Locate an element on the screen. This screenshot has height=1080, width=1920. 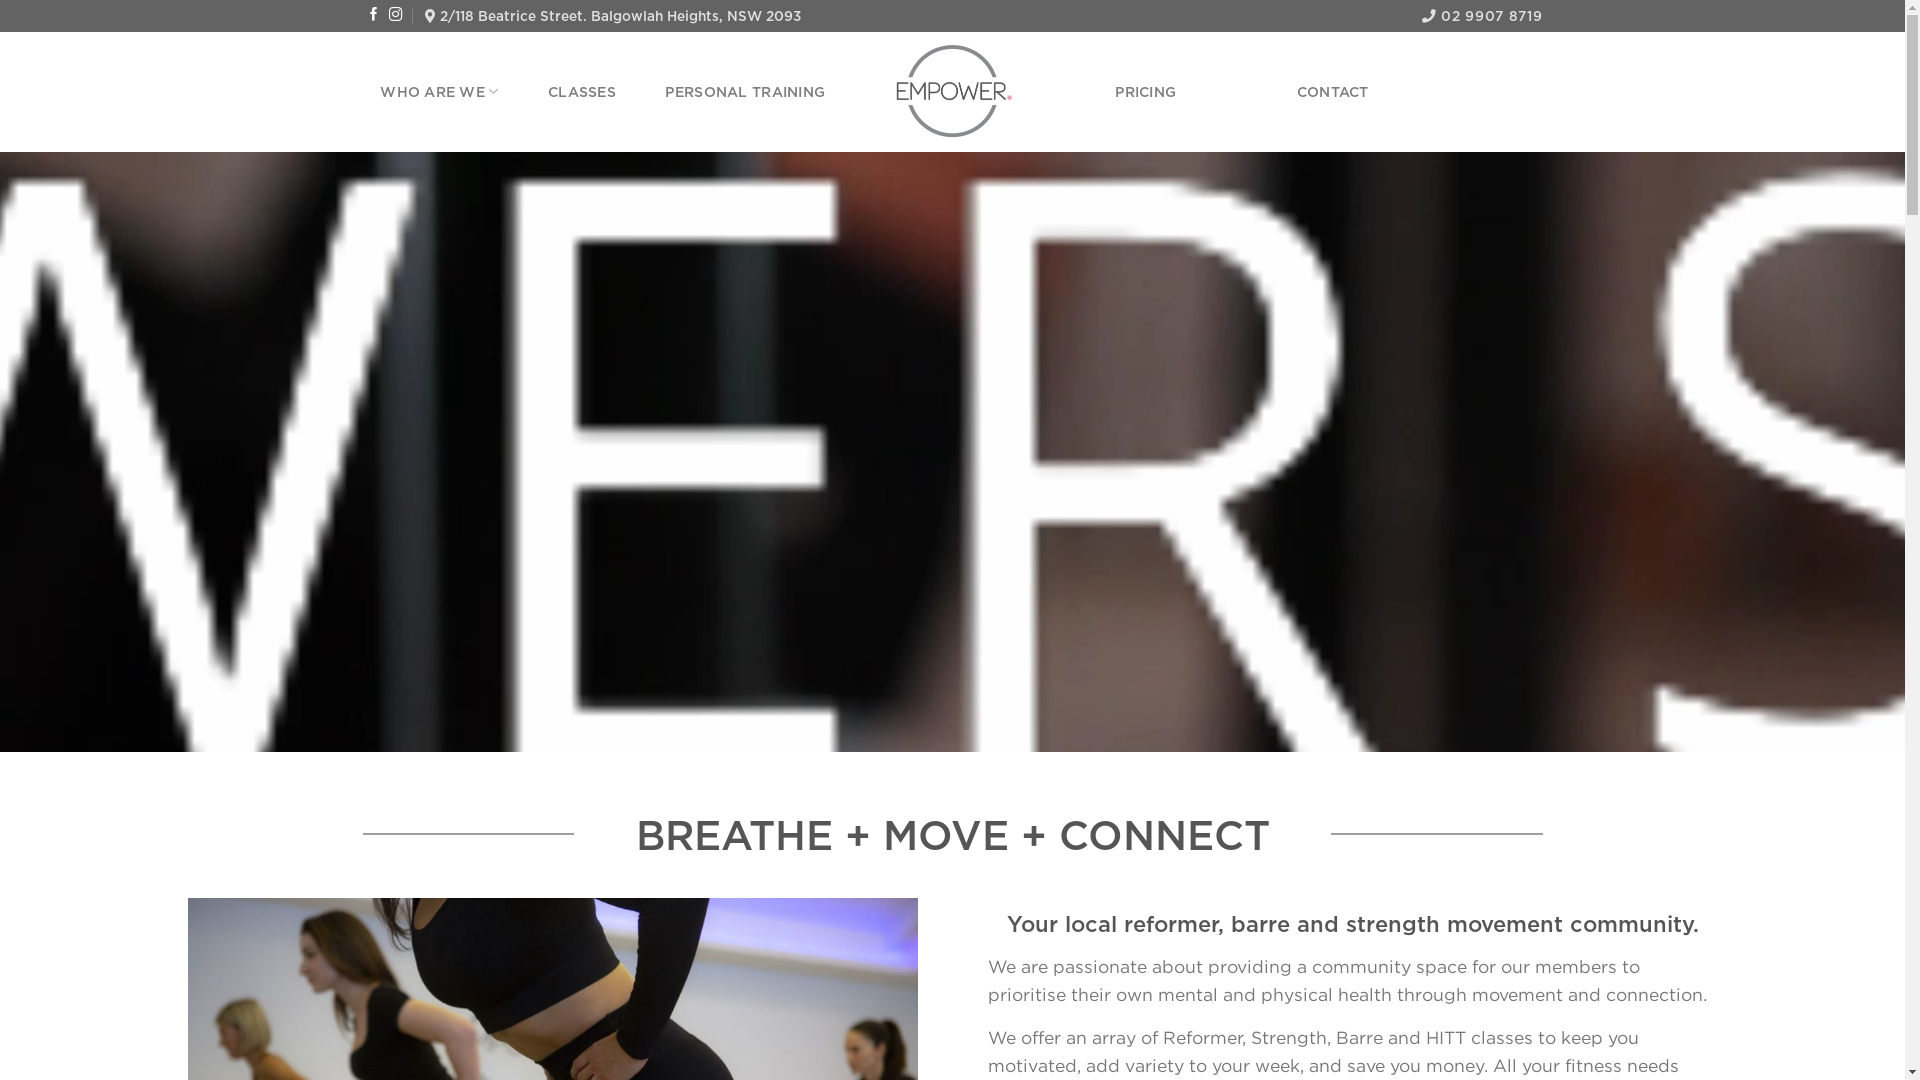
'PERSONAL TRAINING' is located at coordinates (743, 92).